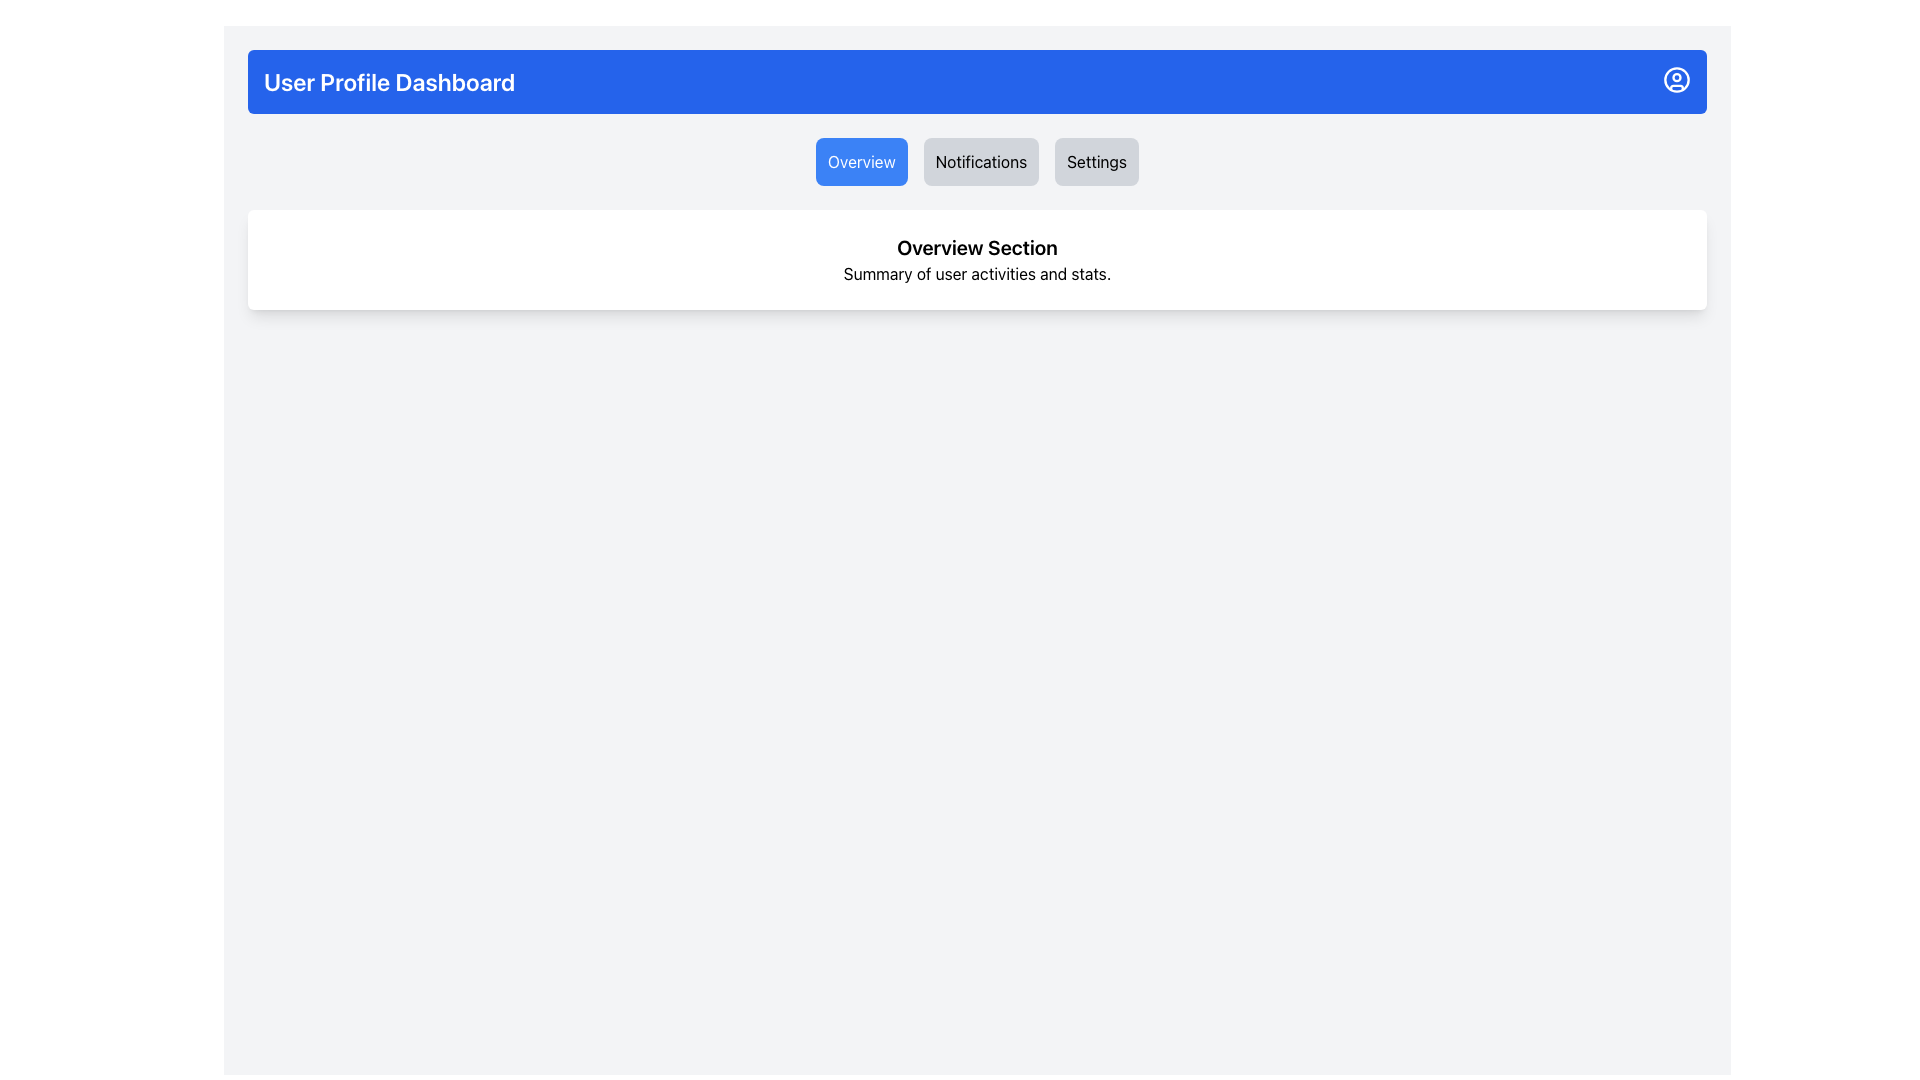 The image size is (1920, 1080). I want to click on the user profile icon located at the top-right edge of the header bar, so click(1676, 79).